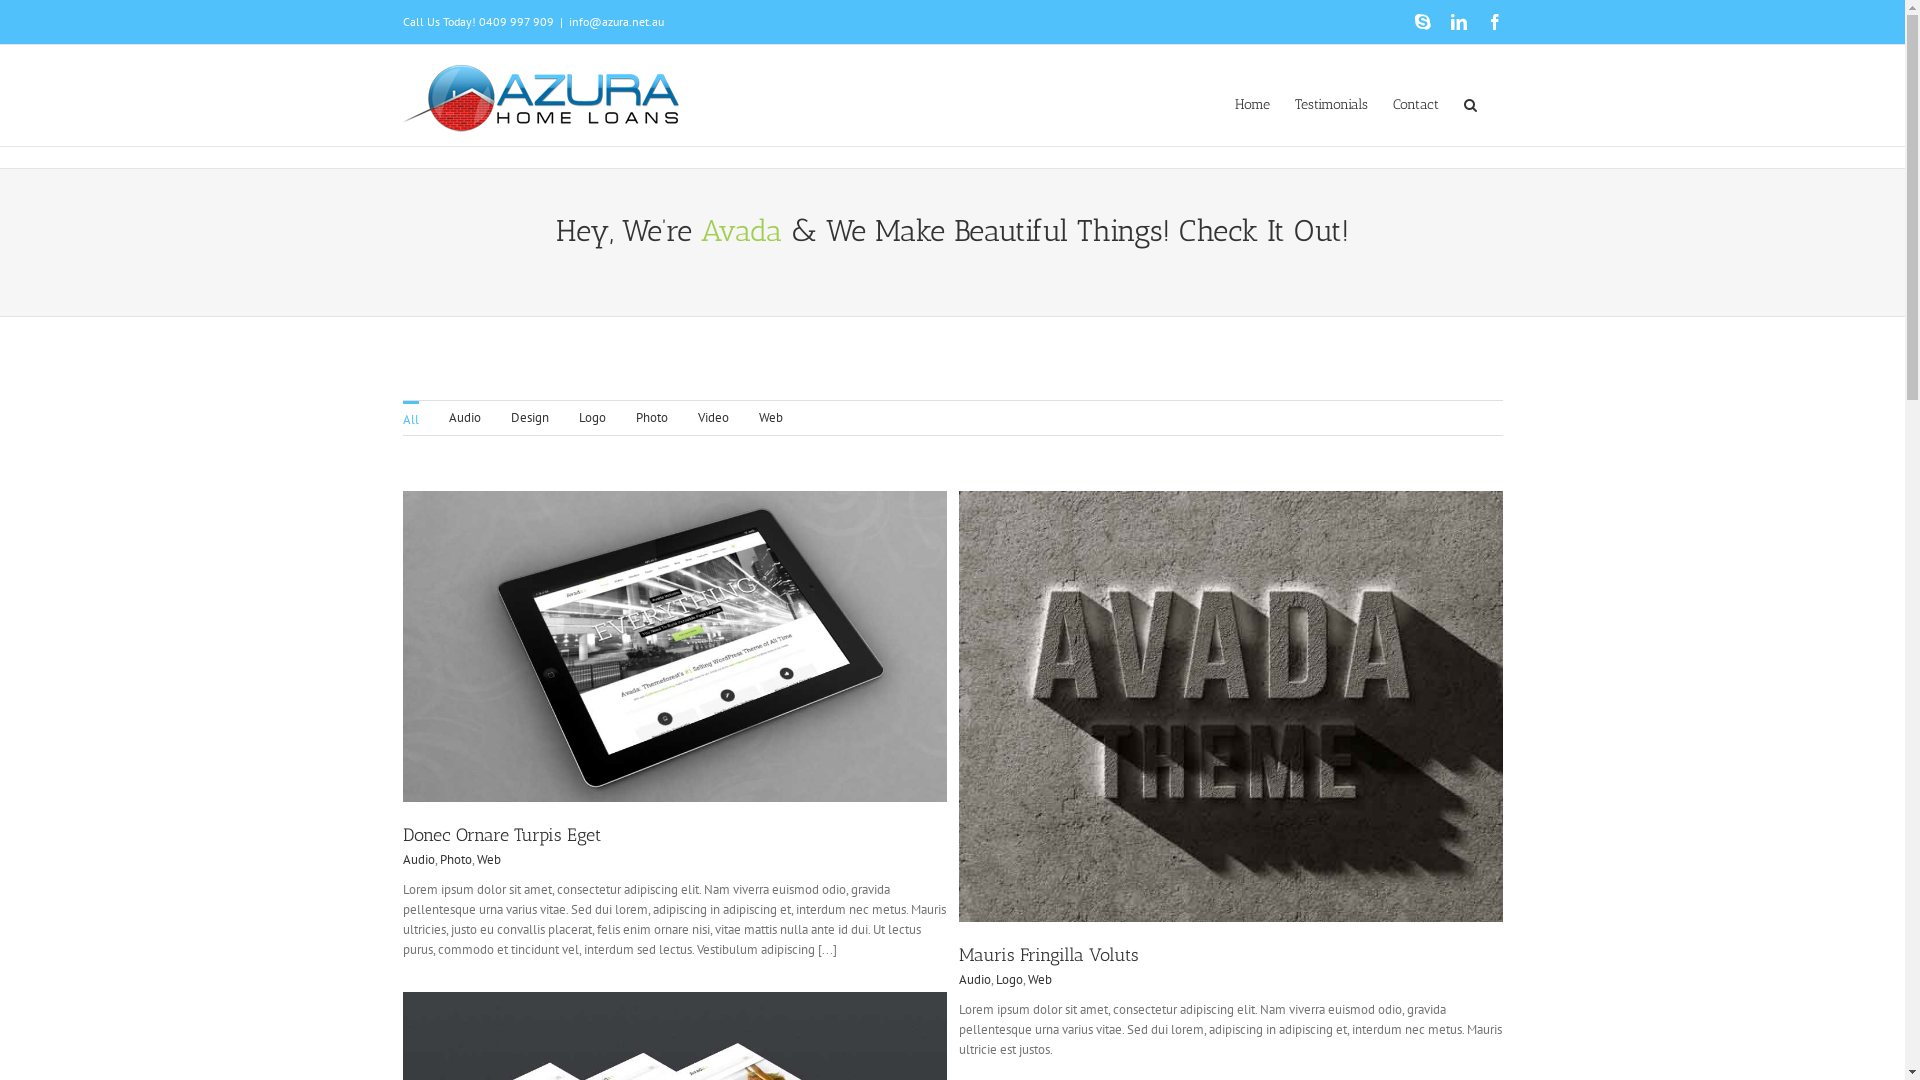 The image size is (1920, 1080). Describe the element at coordinates (455, 858) in the screenshot. I see `'Photo'` at that location.